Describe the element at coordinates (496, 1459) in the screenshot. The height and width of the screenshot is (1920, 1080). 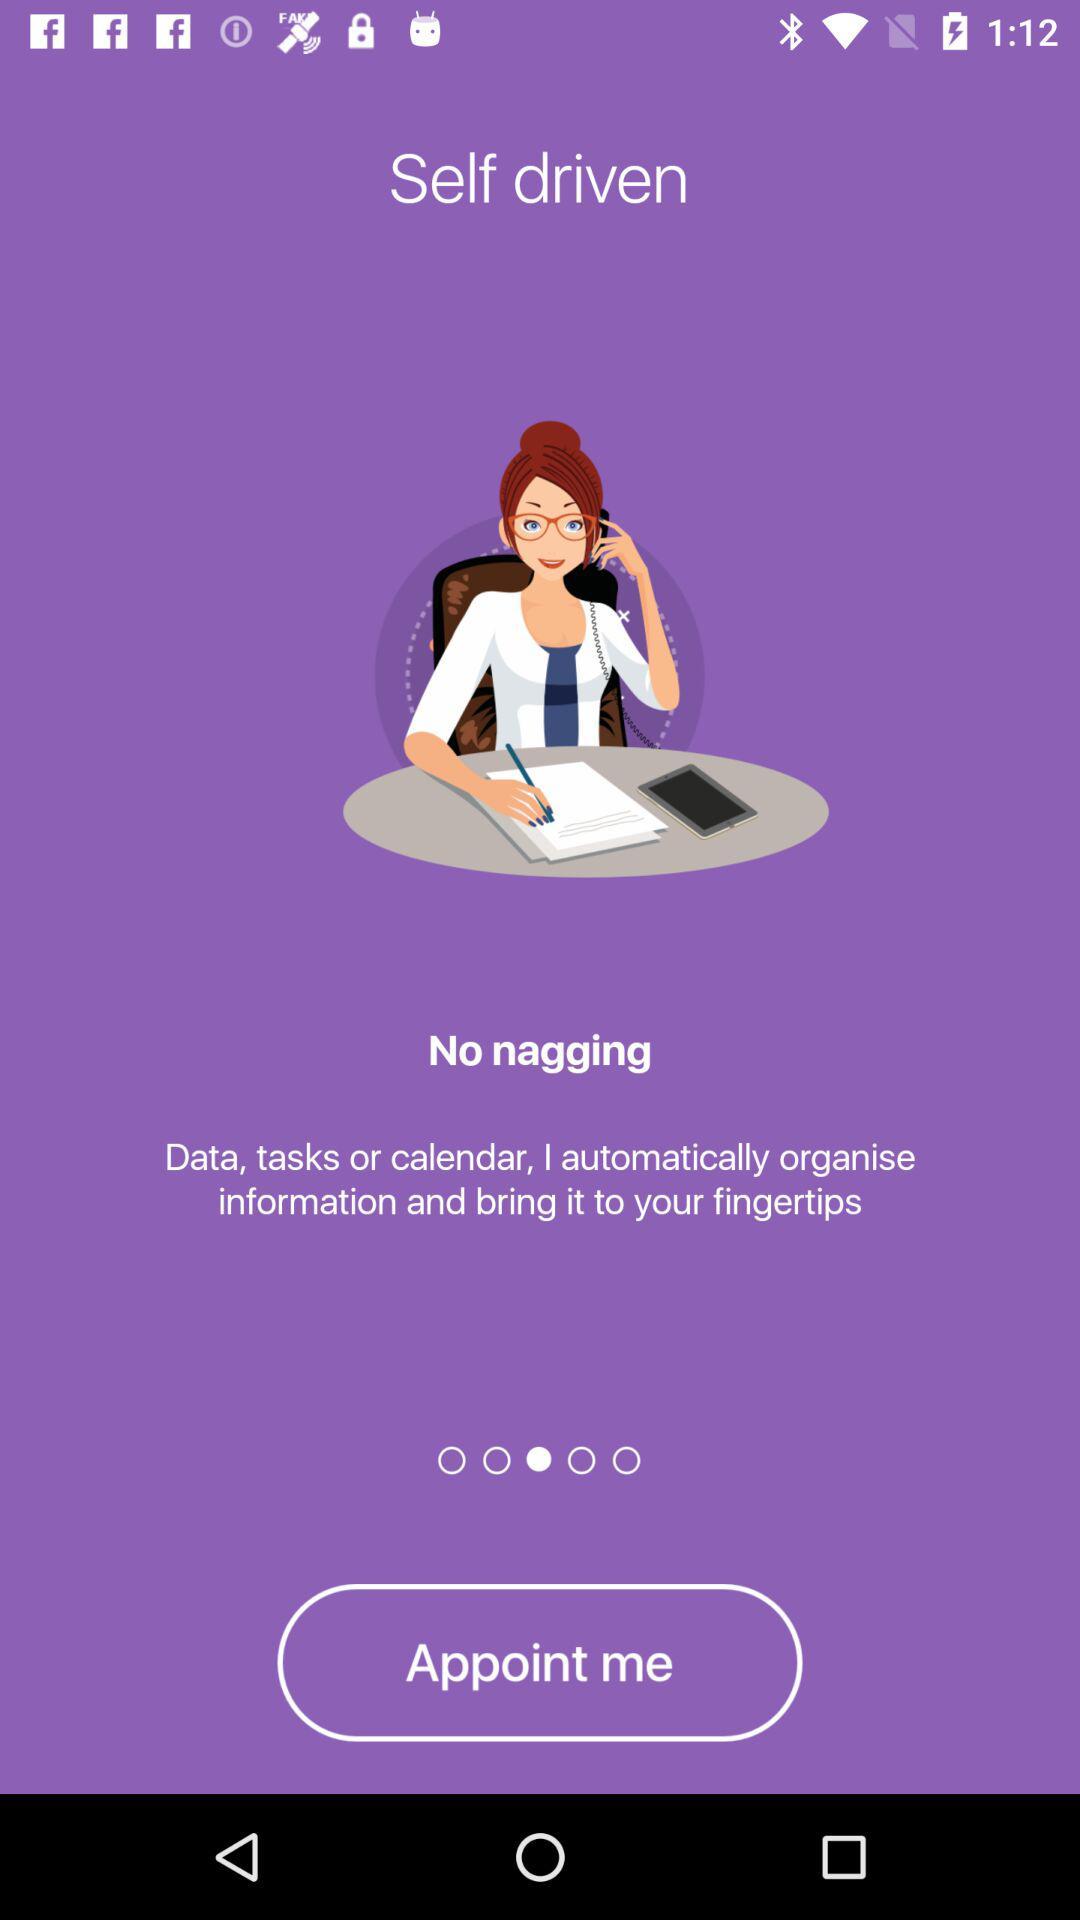
I see `second circle above the appoint me button` at that location.